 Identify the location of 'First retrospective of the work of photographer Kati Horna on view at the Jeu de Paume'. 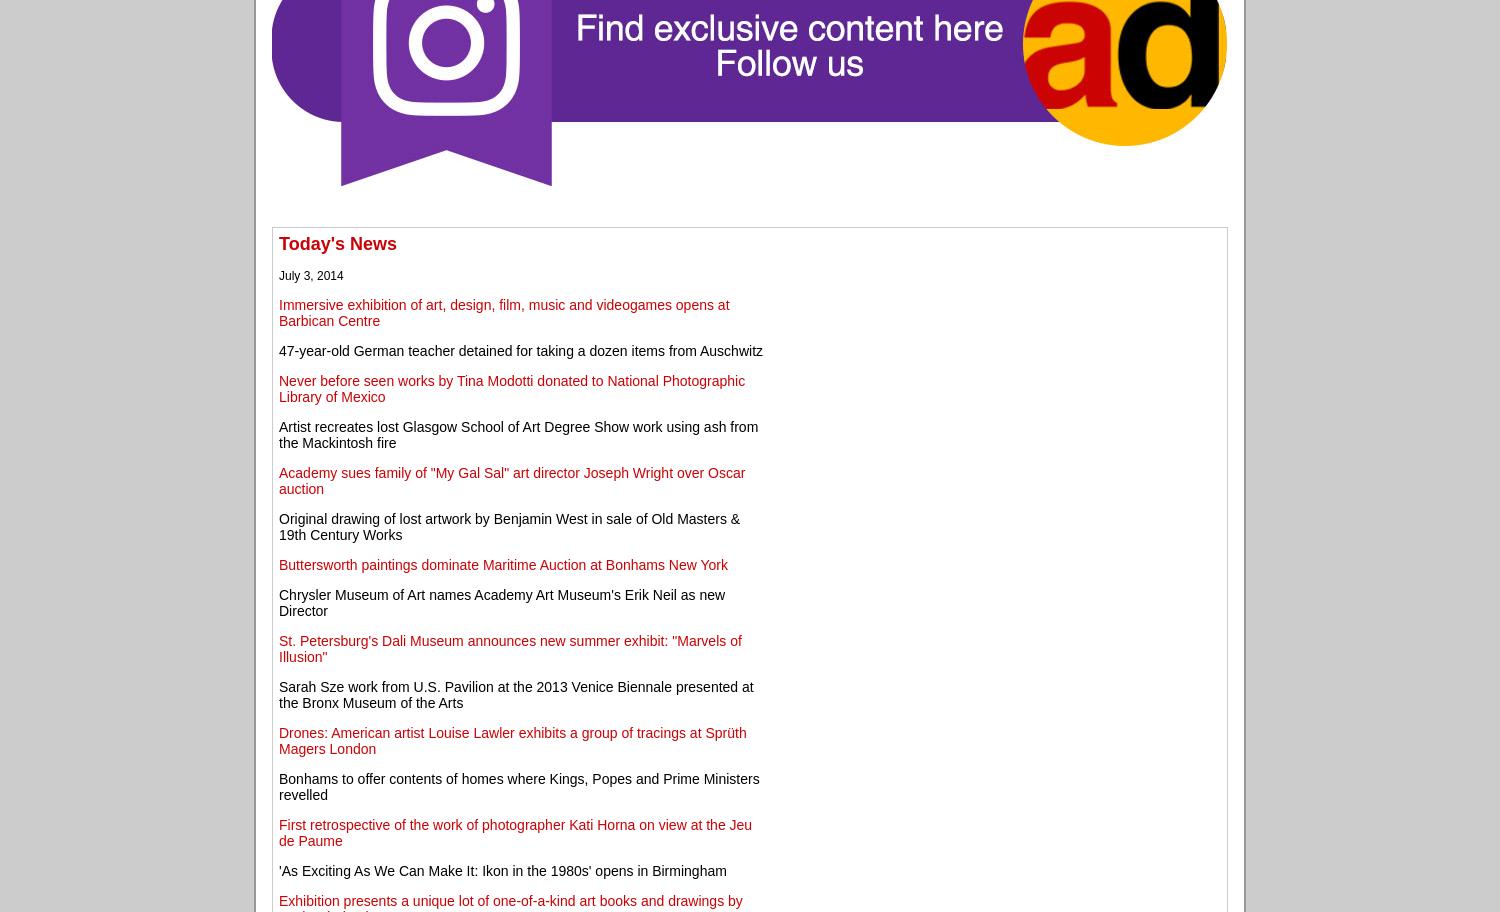
(515, 831).